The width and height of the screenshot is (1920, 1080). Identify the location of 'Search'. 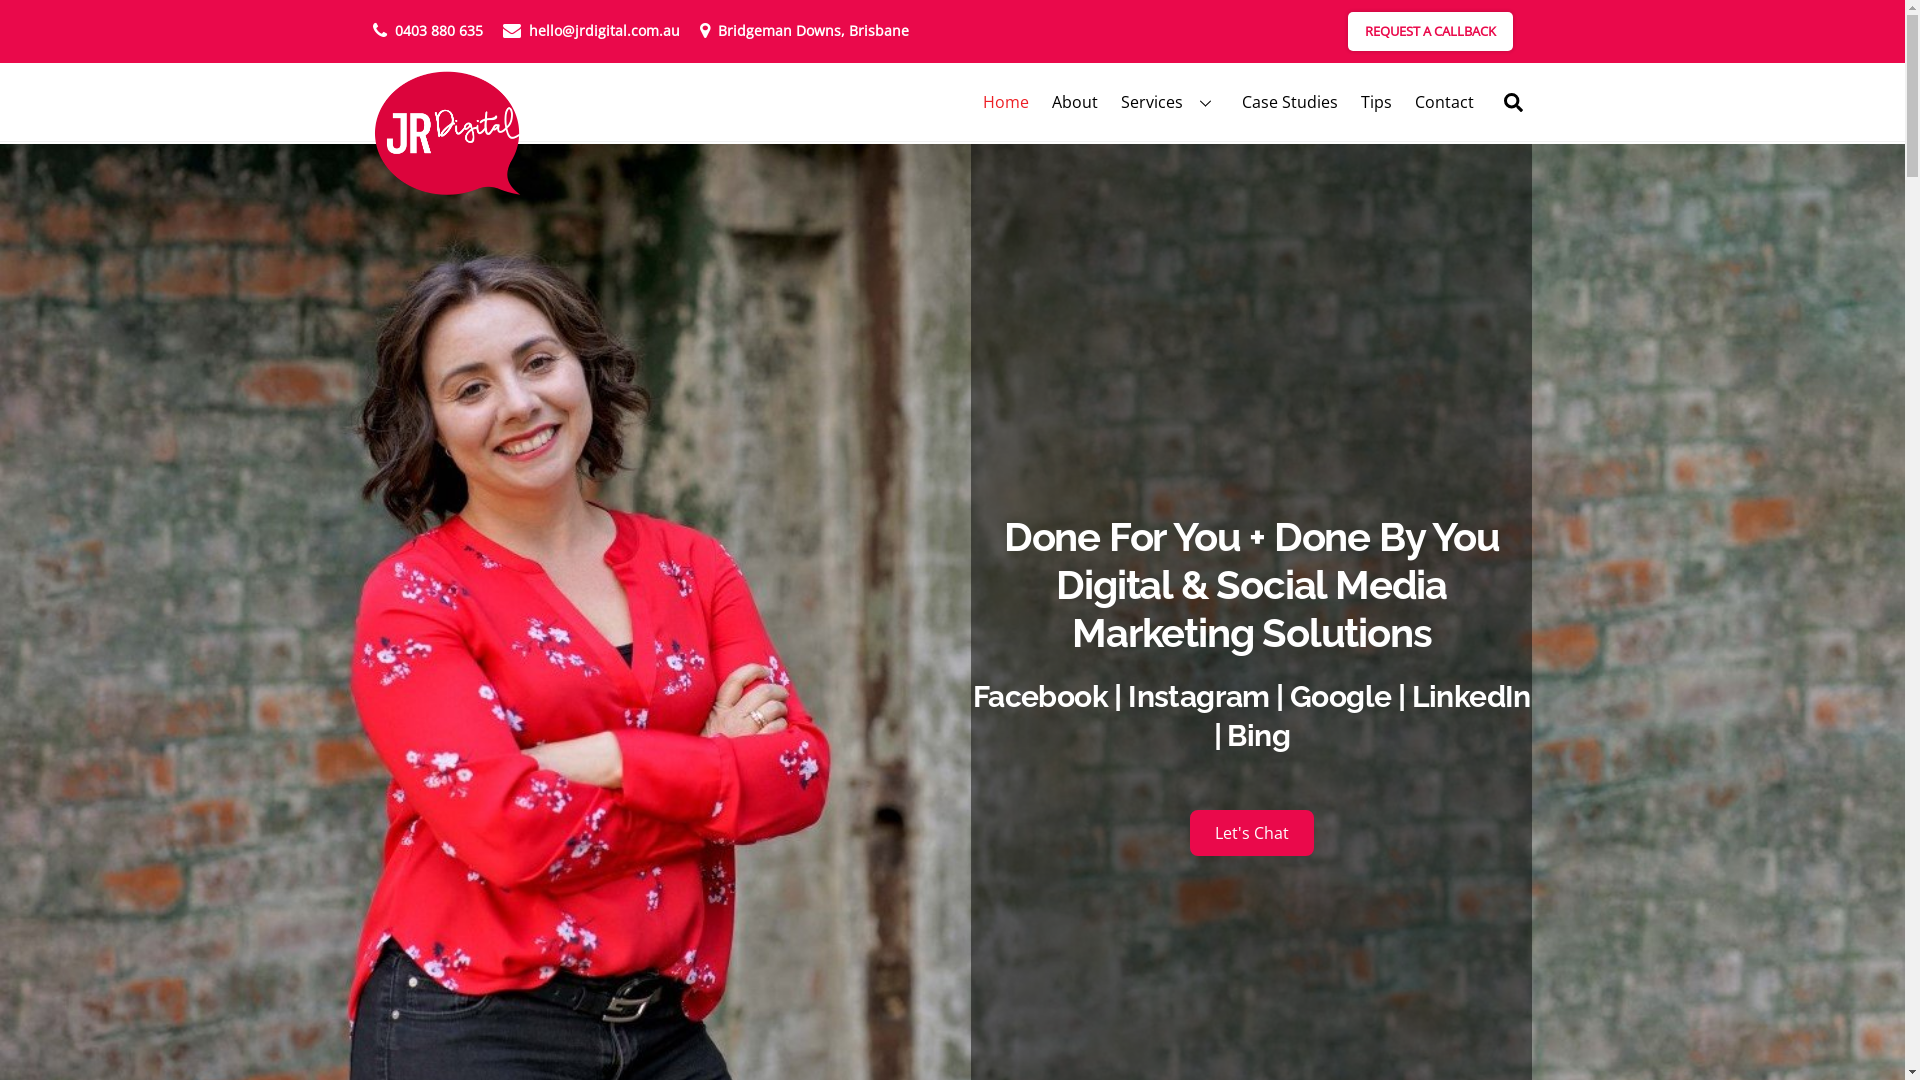
(1493, 101).